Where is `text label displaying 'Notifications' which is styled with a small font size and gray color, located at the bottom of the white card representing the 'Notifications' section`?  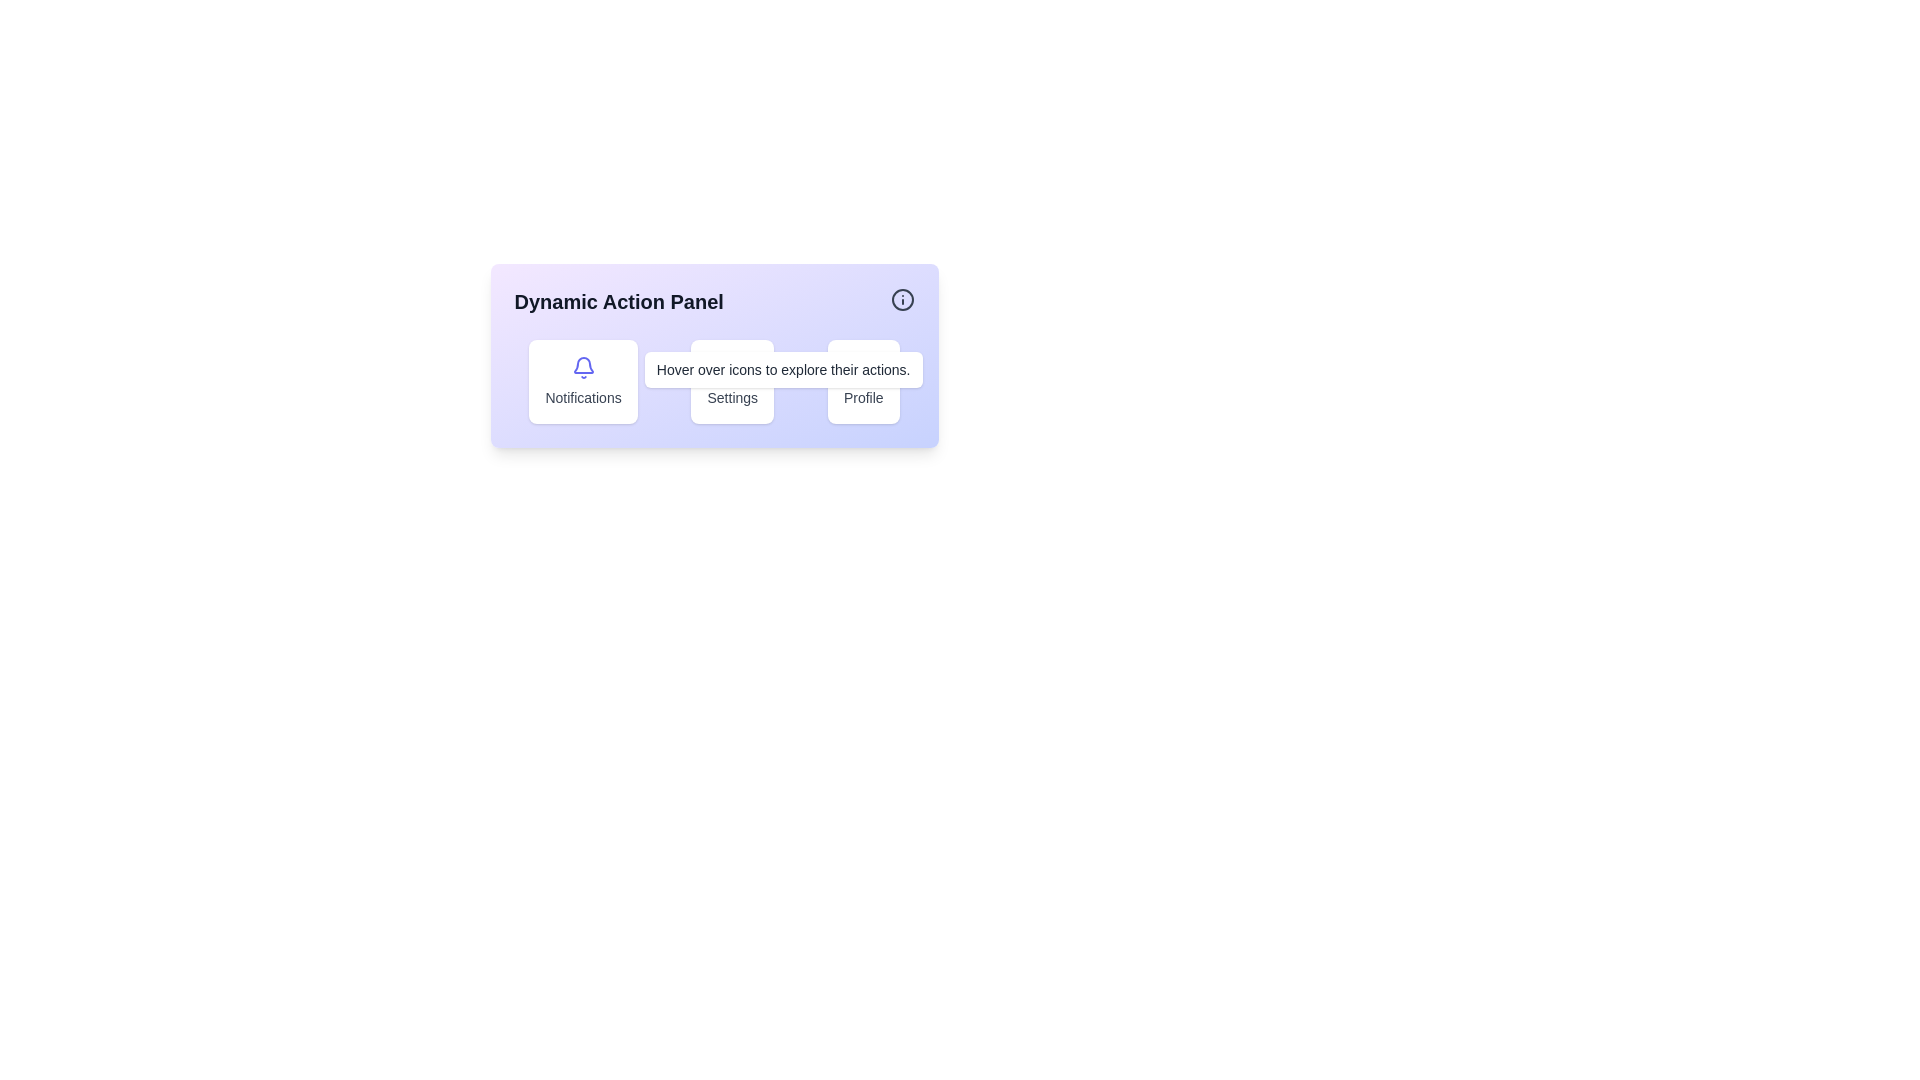
text label displaying 'Notifications' which is styled with a small font size and gray color, located at the bottom of the white card representing the 'Notifications' section is located at coordinates (582, 397).